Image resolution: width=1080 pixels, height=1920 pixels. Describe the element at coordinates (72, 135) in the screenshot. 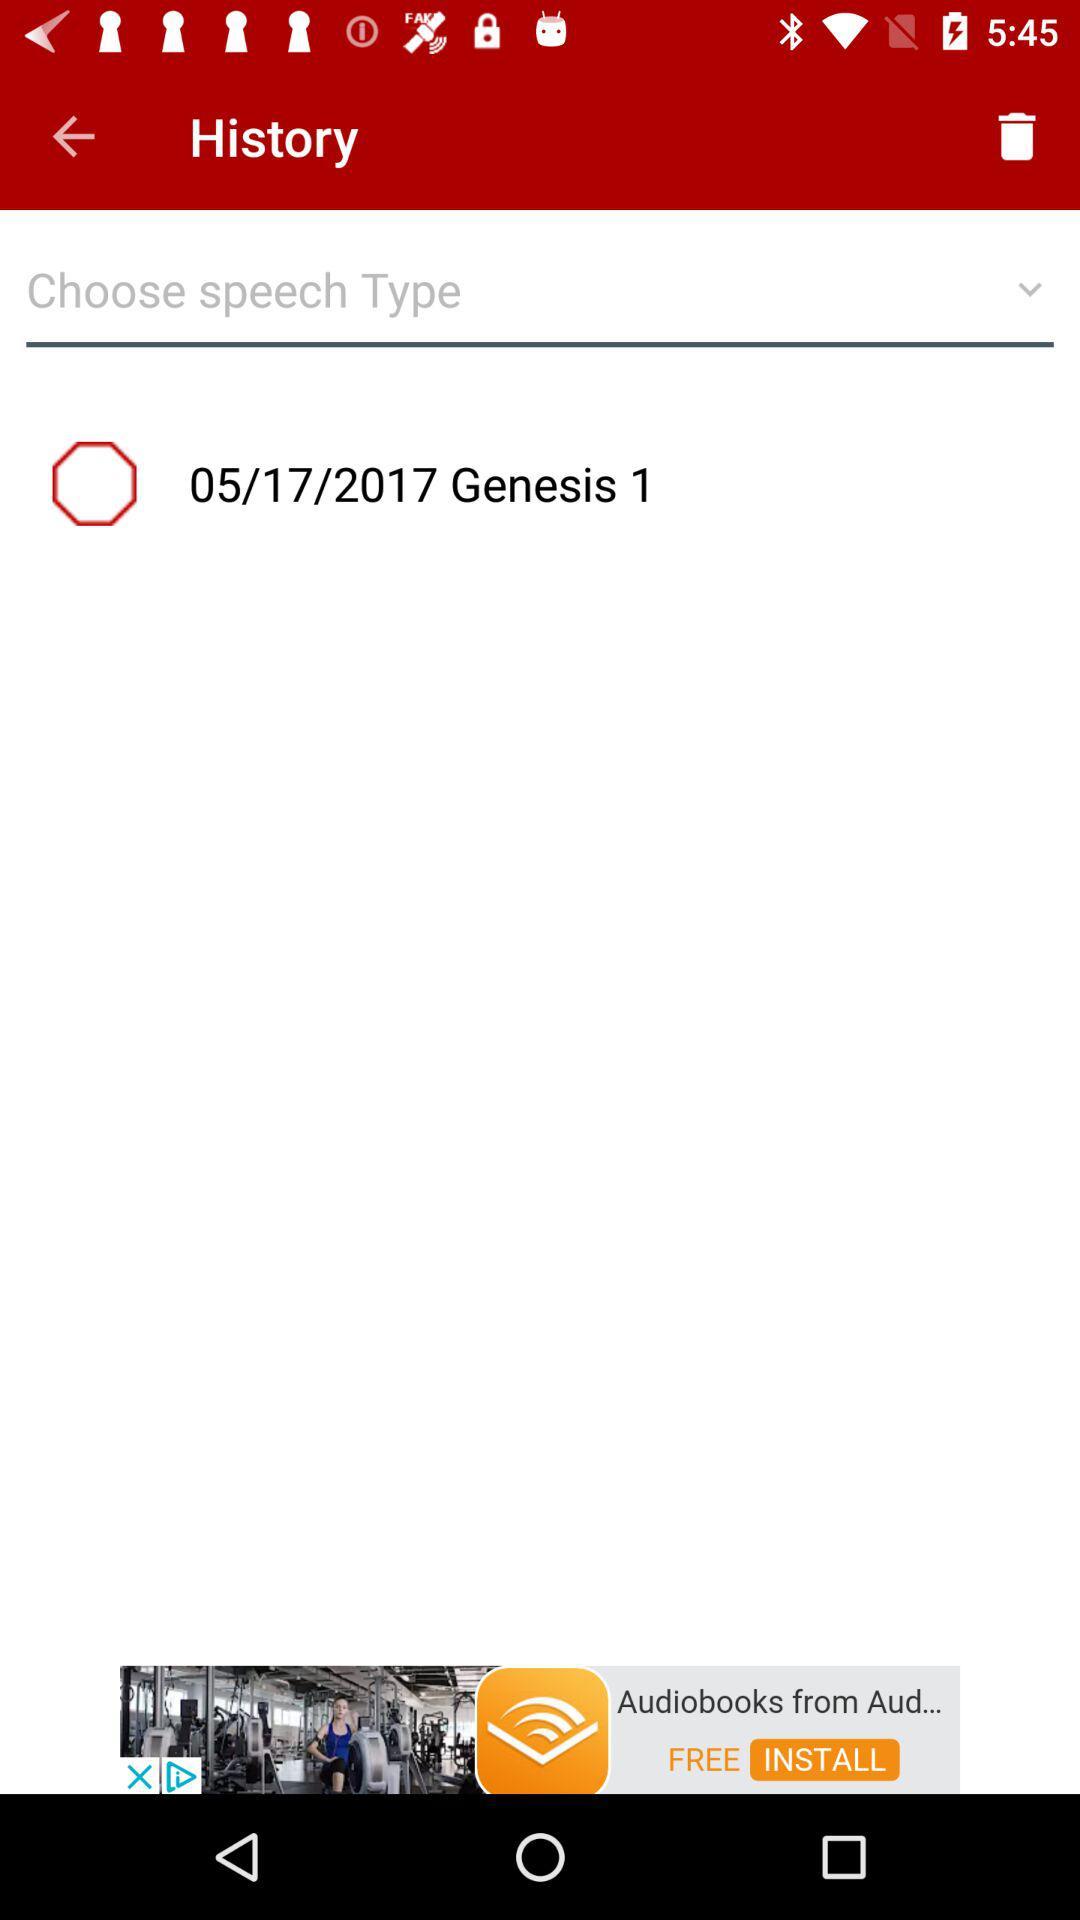

I see `come back` at that location.